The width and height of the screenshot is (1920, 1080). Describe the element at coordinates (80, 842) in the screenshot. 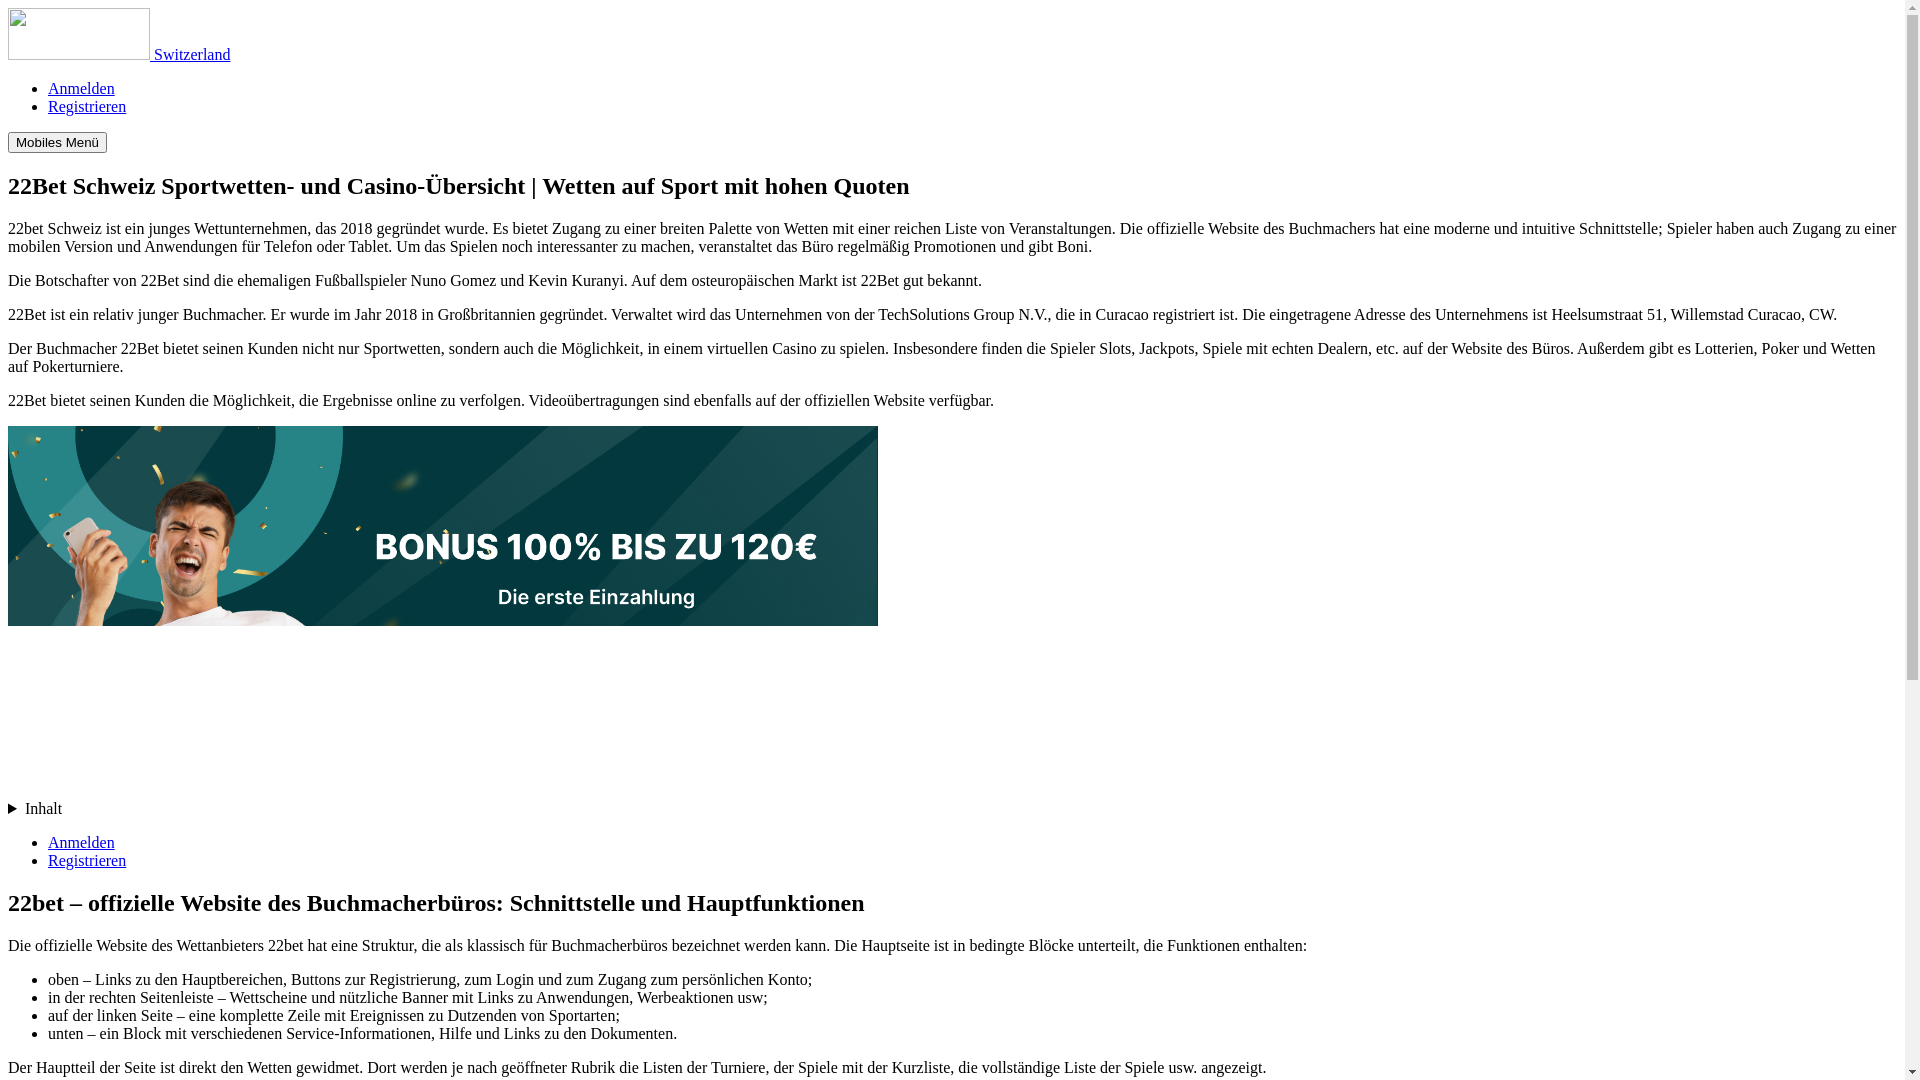

I see `'Anmelden'` at that location.